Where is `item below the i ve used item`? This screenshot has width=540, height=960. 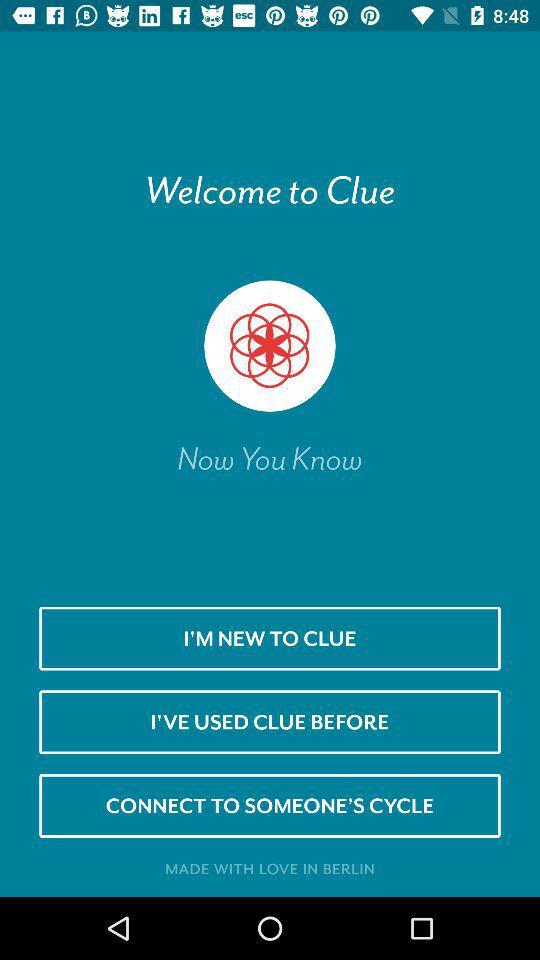 item below the i ve used item is located at coordinates (270, 805).